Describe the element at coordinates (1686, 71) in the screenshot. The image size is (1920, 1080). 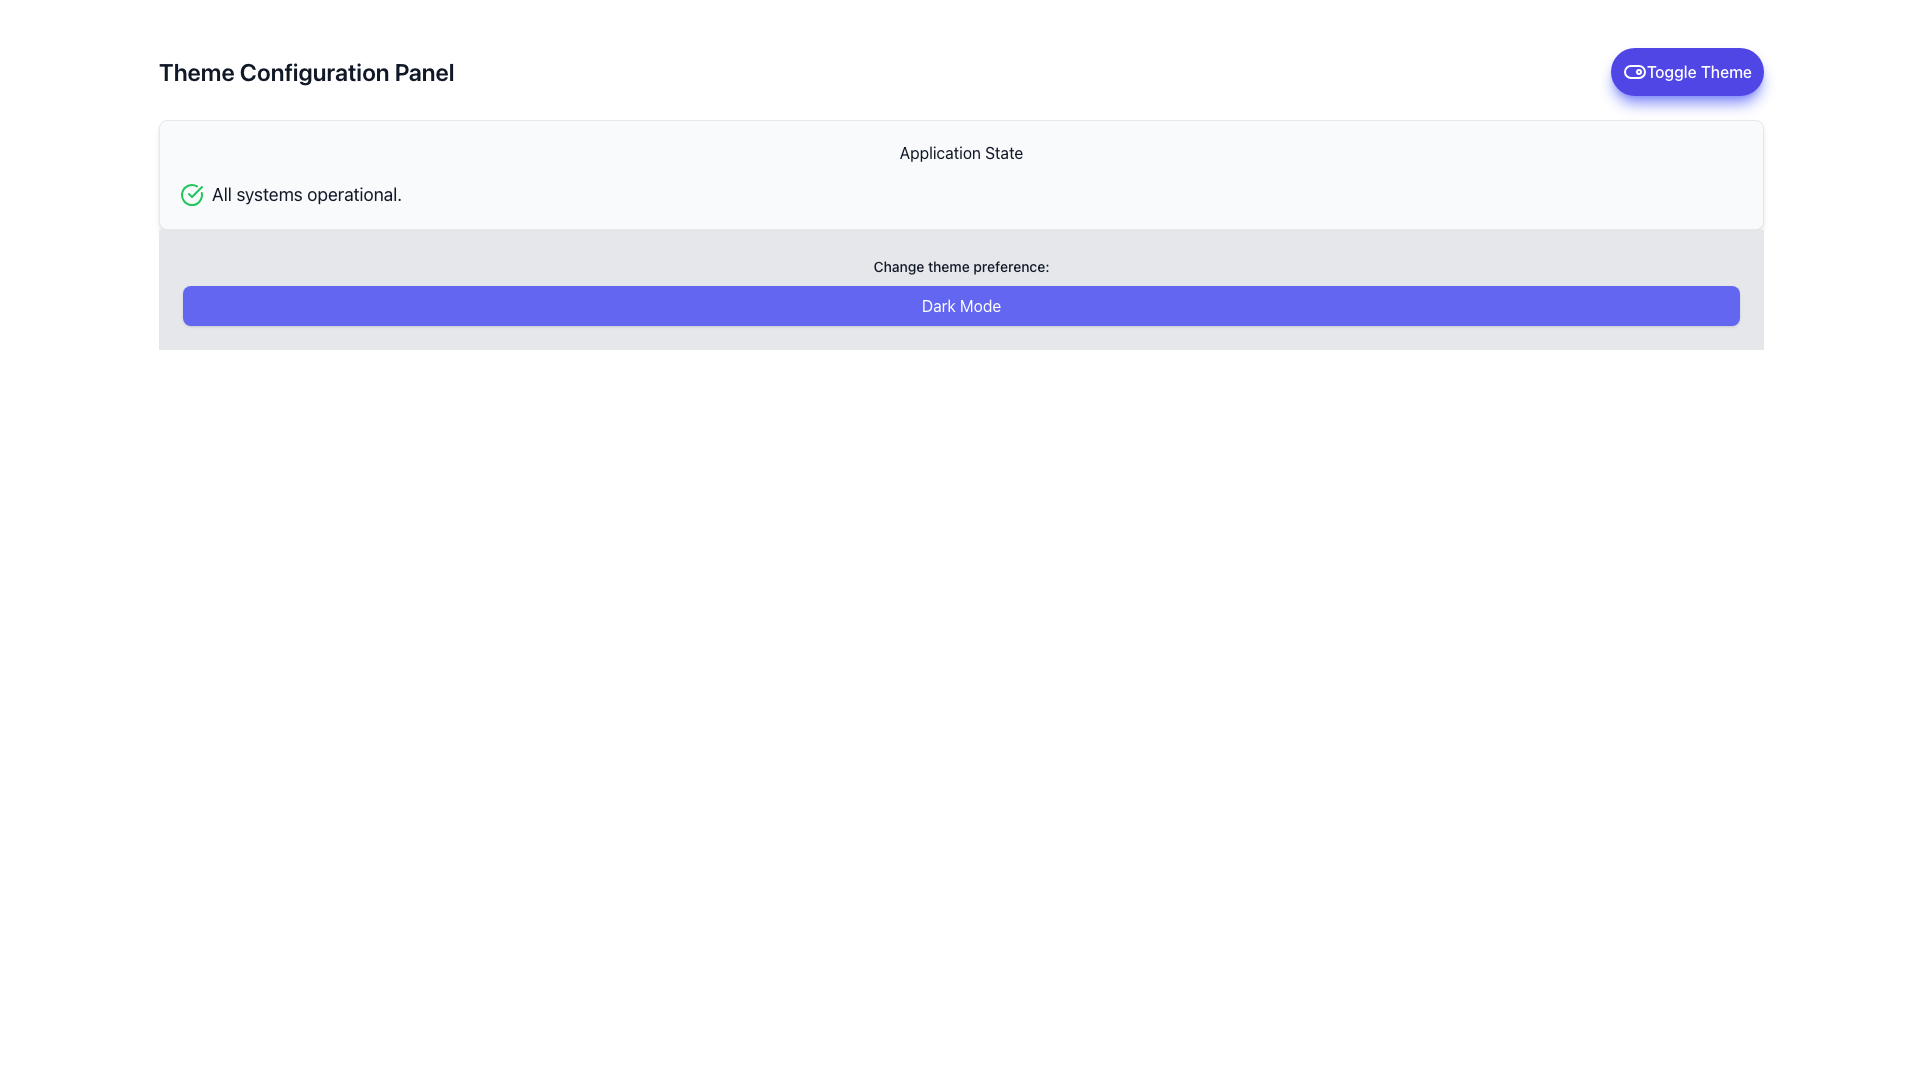
I see `the theme toggle button located in the top-right corner of the interface, aligned with the header labeled 'Theme Configuration Panel', to switch between light and dark modes` at that location.